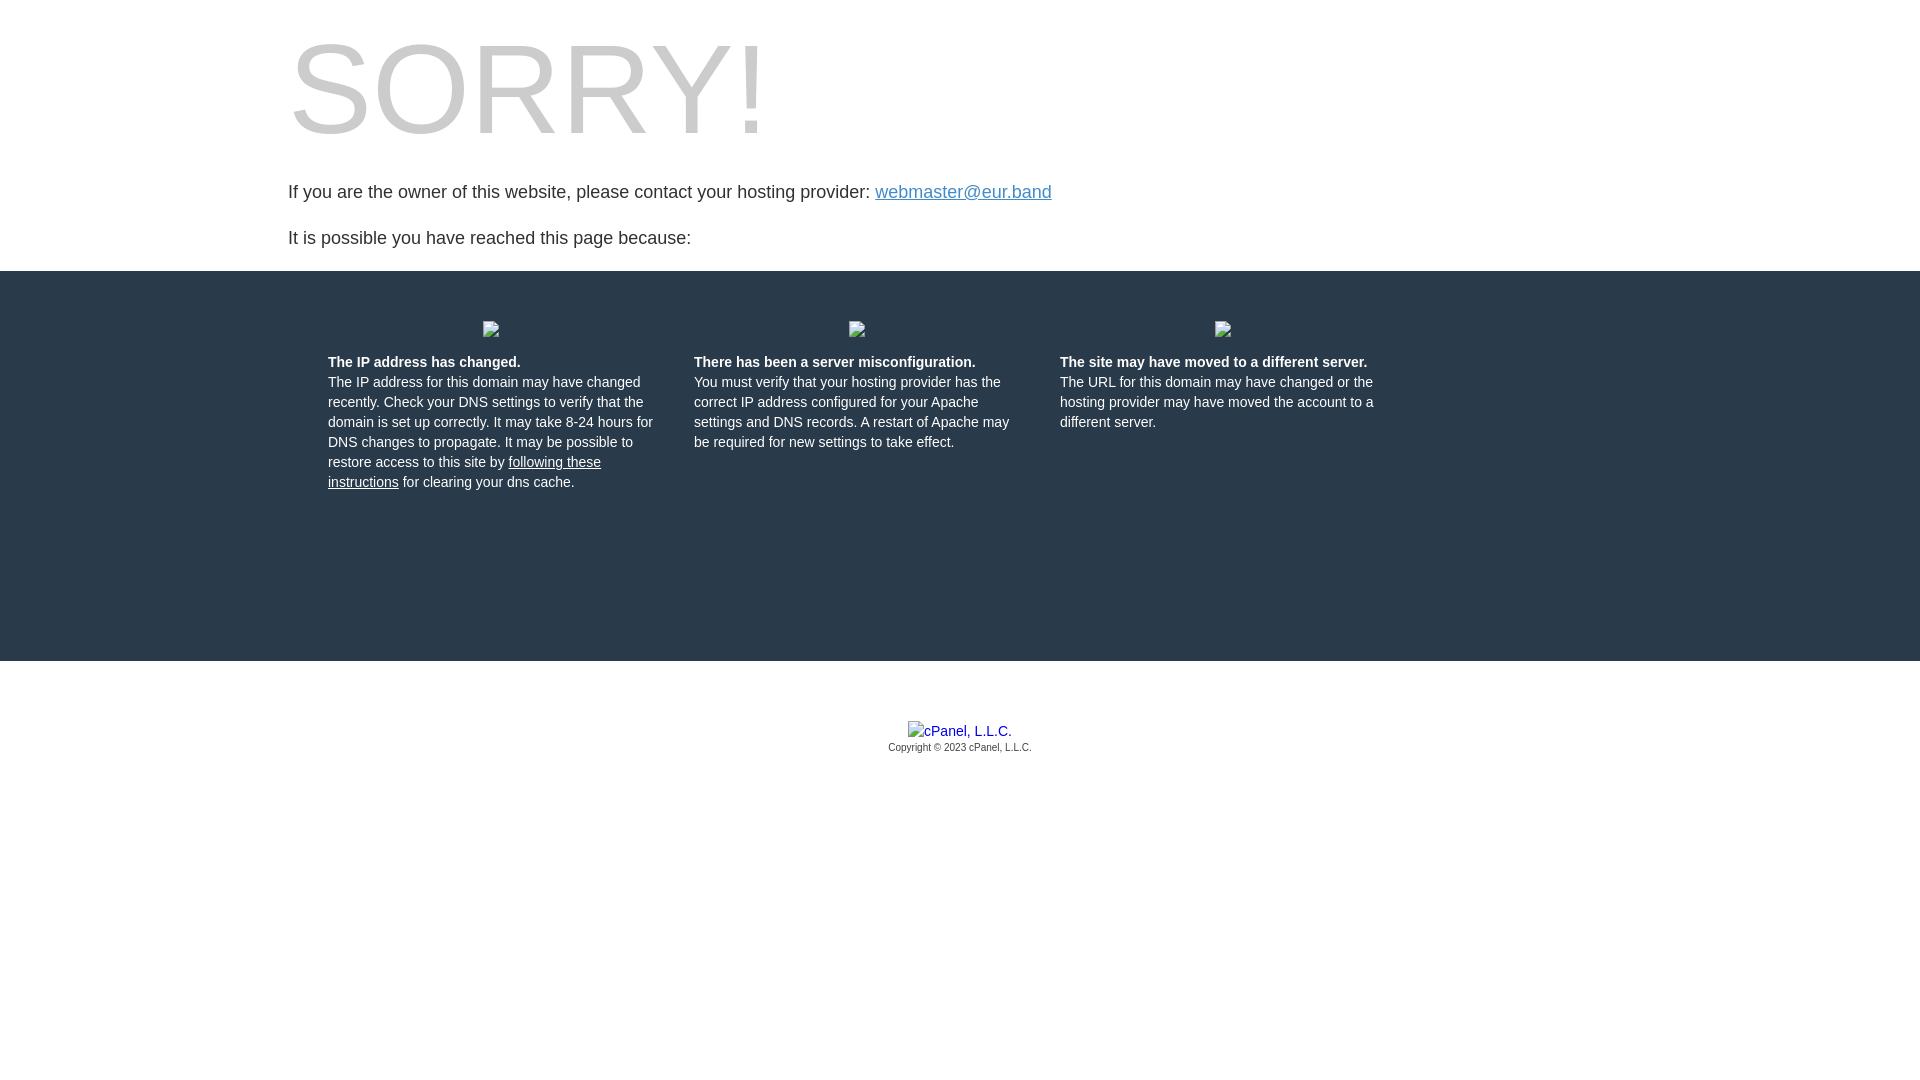 This screenshot has height=1080, width=1920. Describe the element at coordinates (963, 192) in the screenshot. I see `'webmaster@eur.band'` at that location.